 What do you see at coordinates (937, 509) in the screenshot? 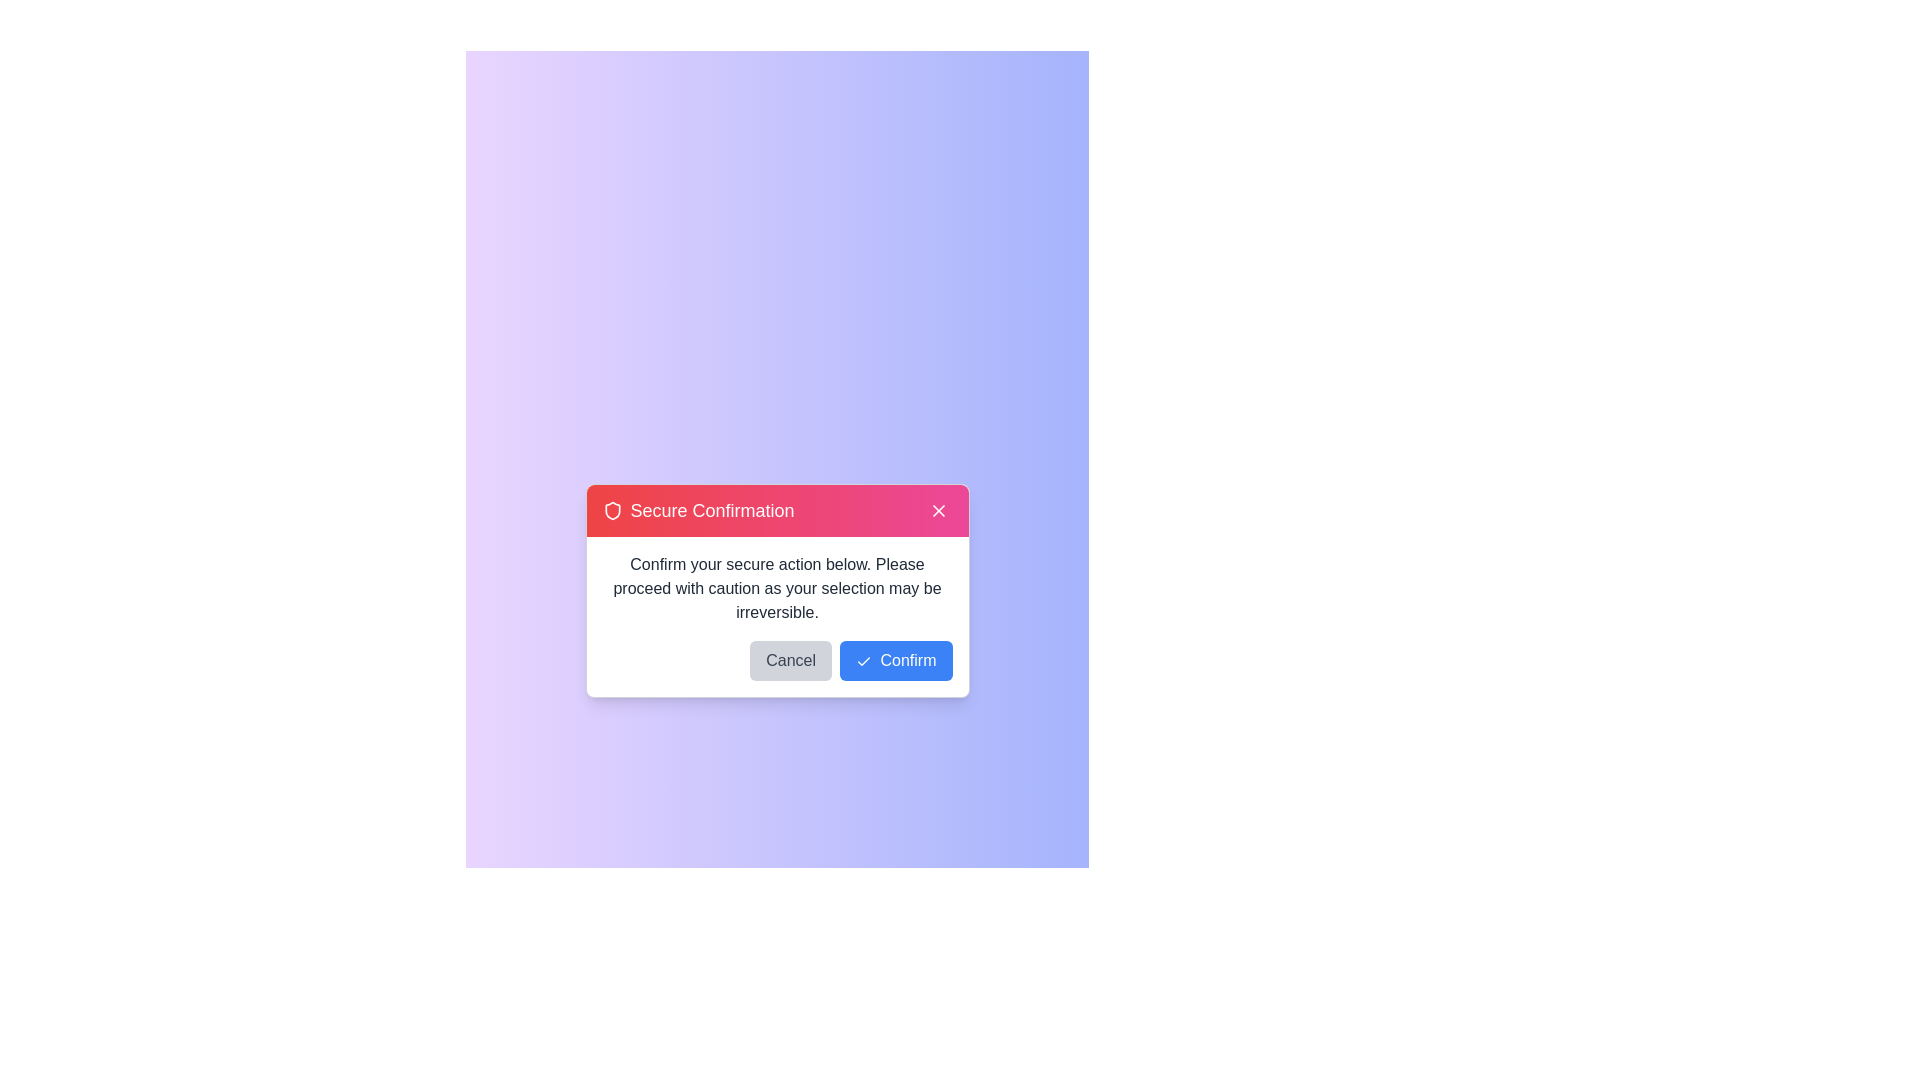
I see `the small, square-shaped button with a white 'X' icon on a pinkish-red background located at the top-right corner of the 'Secure Confirmation' dialog` at bounding box center [937, 509].